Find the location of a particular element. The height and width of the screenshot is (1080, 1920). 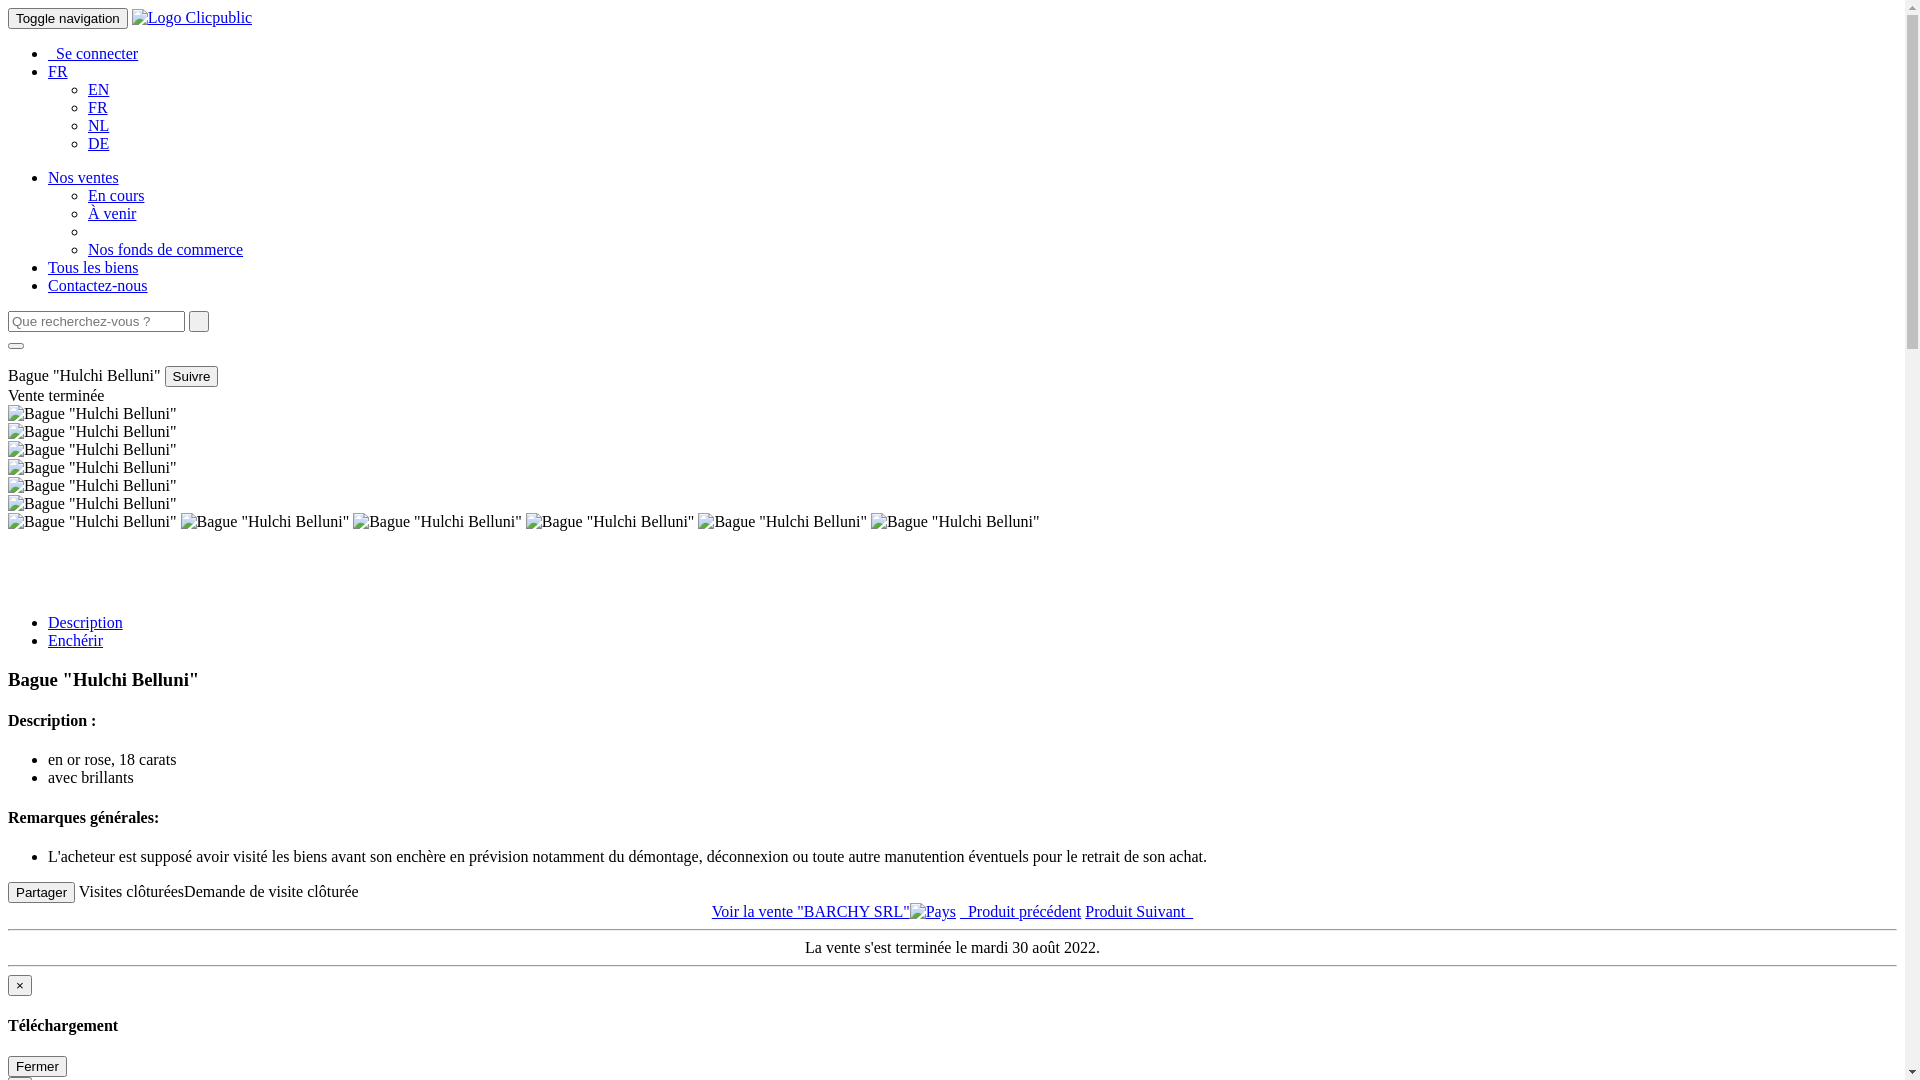

'Nos fonds de commerce' is located at coordinates (165, 248).